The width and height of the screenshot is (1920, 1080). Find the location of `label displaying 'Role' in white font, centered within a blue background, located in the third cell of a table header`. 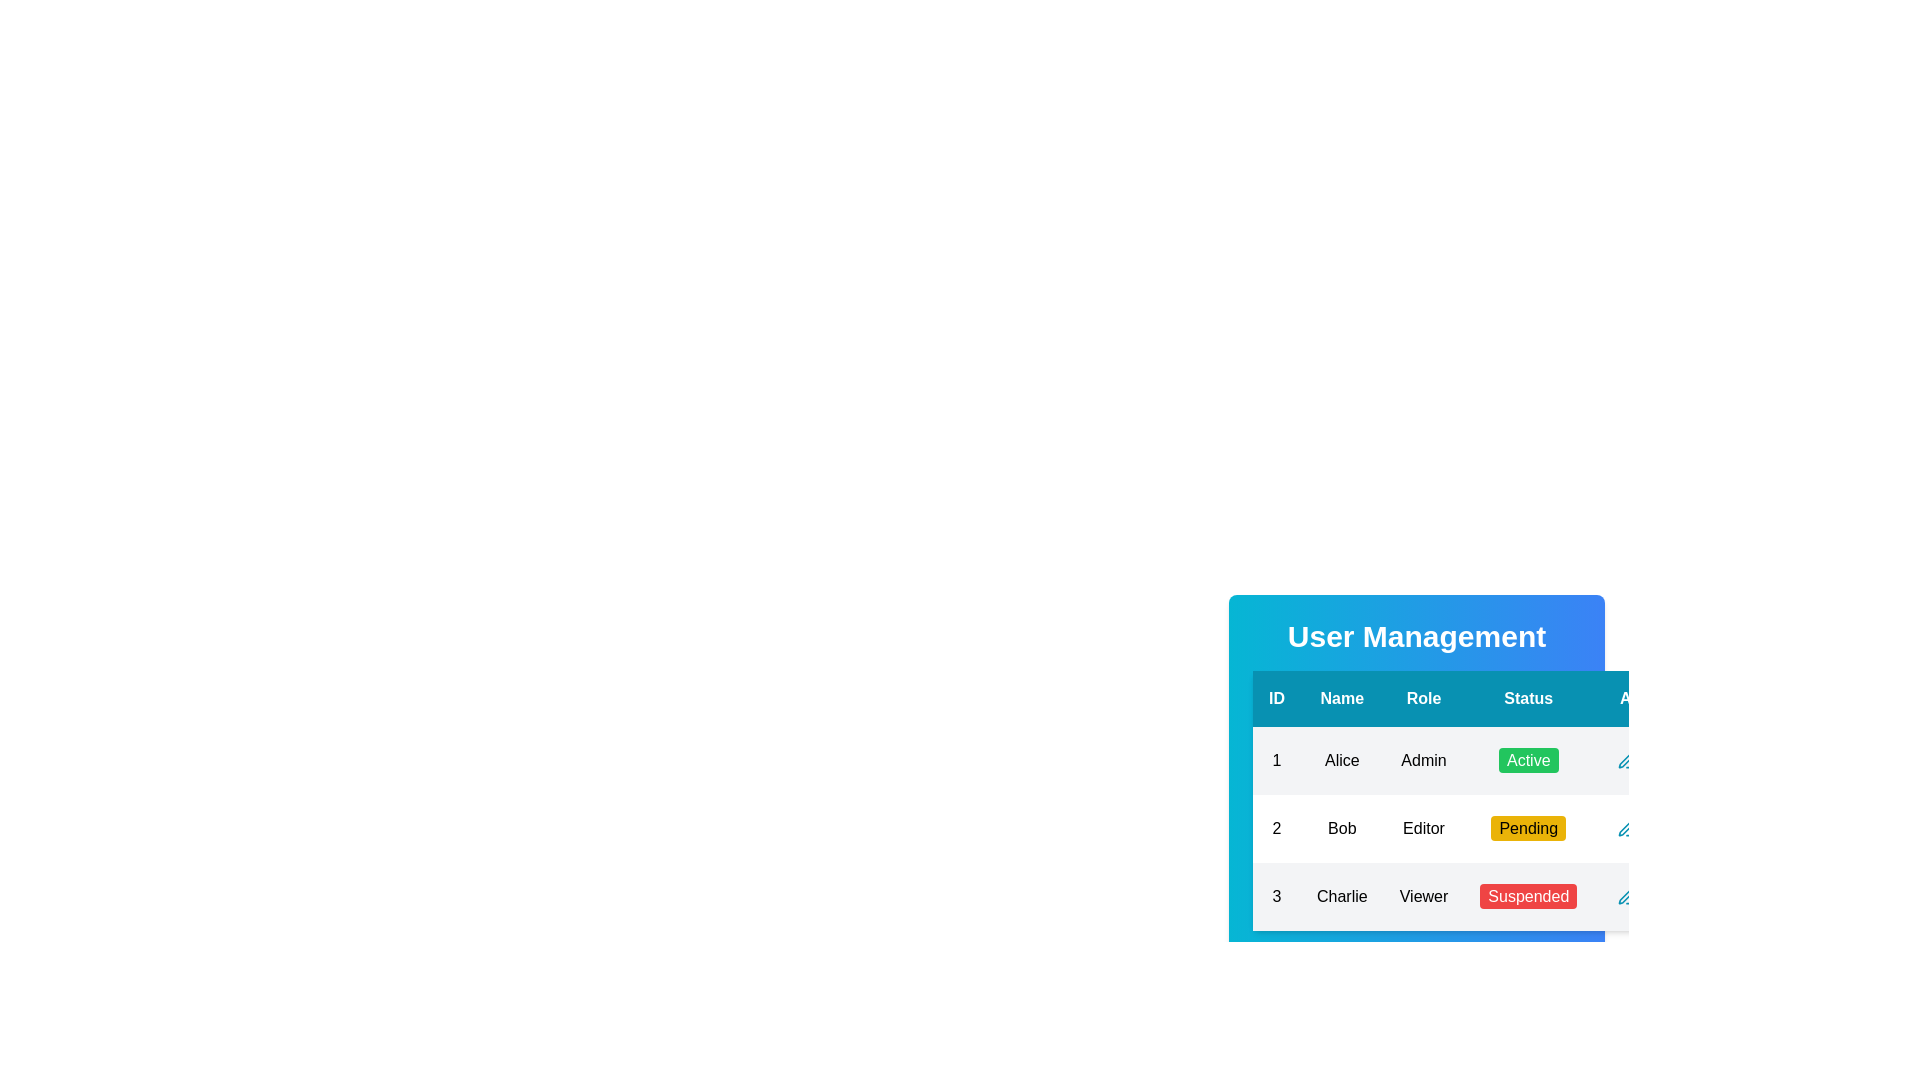

label displaying 'Role' in white font, centered within a blue background, located in the third cell of a table header is located at coordinates (1423, 697).